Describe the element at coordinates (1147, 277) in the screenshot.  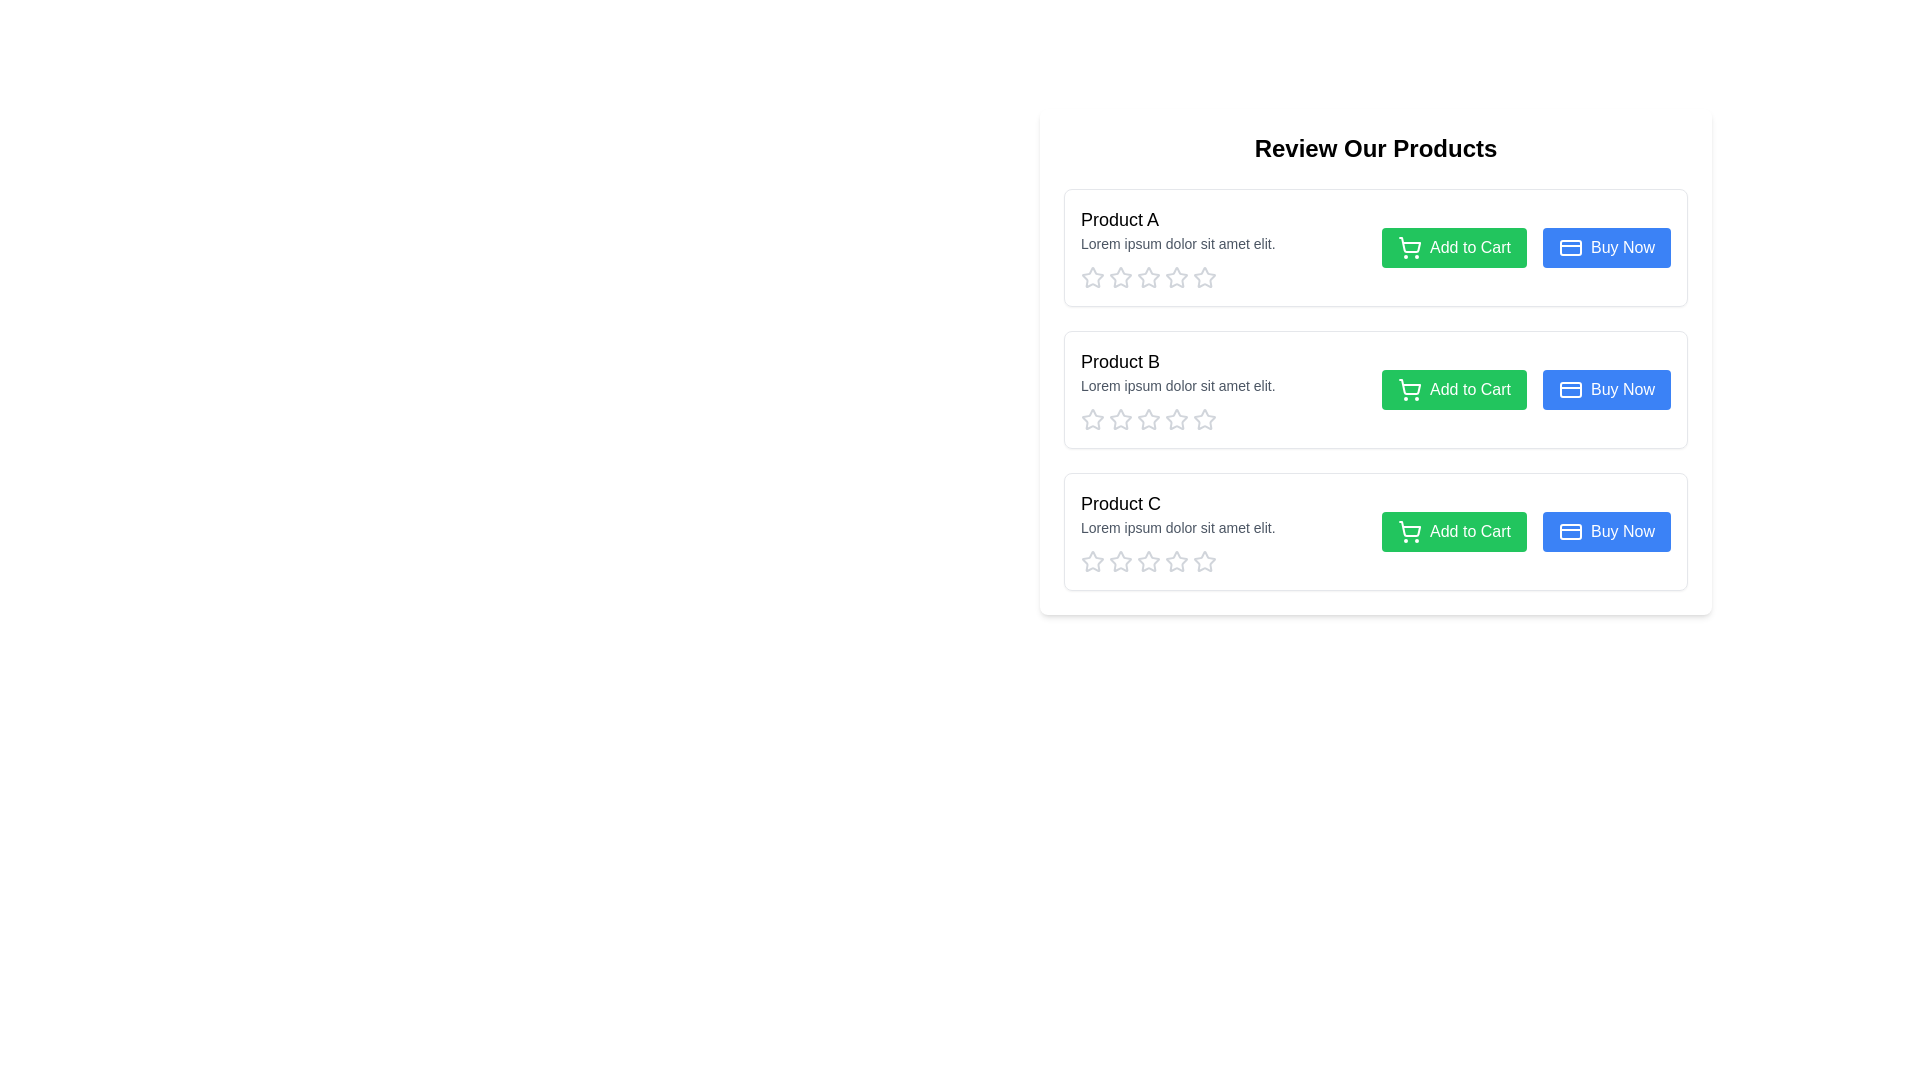
I see `the second star icon in the star rating component beneath the text 'Product A' in the 'Review Our Products' section to rate it` at that location.